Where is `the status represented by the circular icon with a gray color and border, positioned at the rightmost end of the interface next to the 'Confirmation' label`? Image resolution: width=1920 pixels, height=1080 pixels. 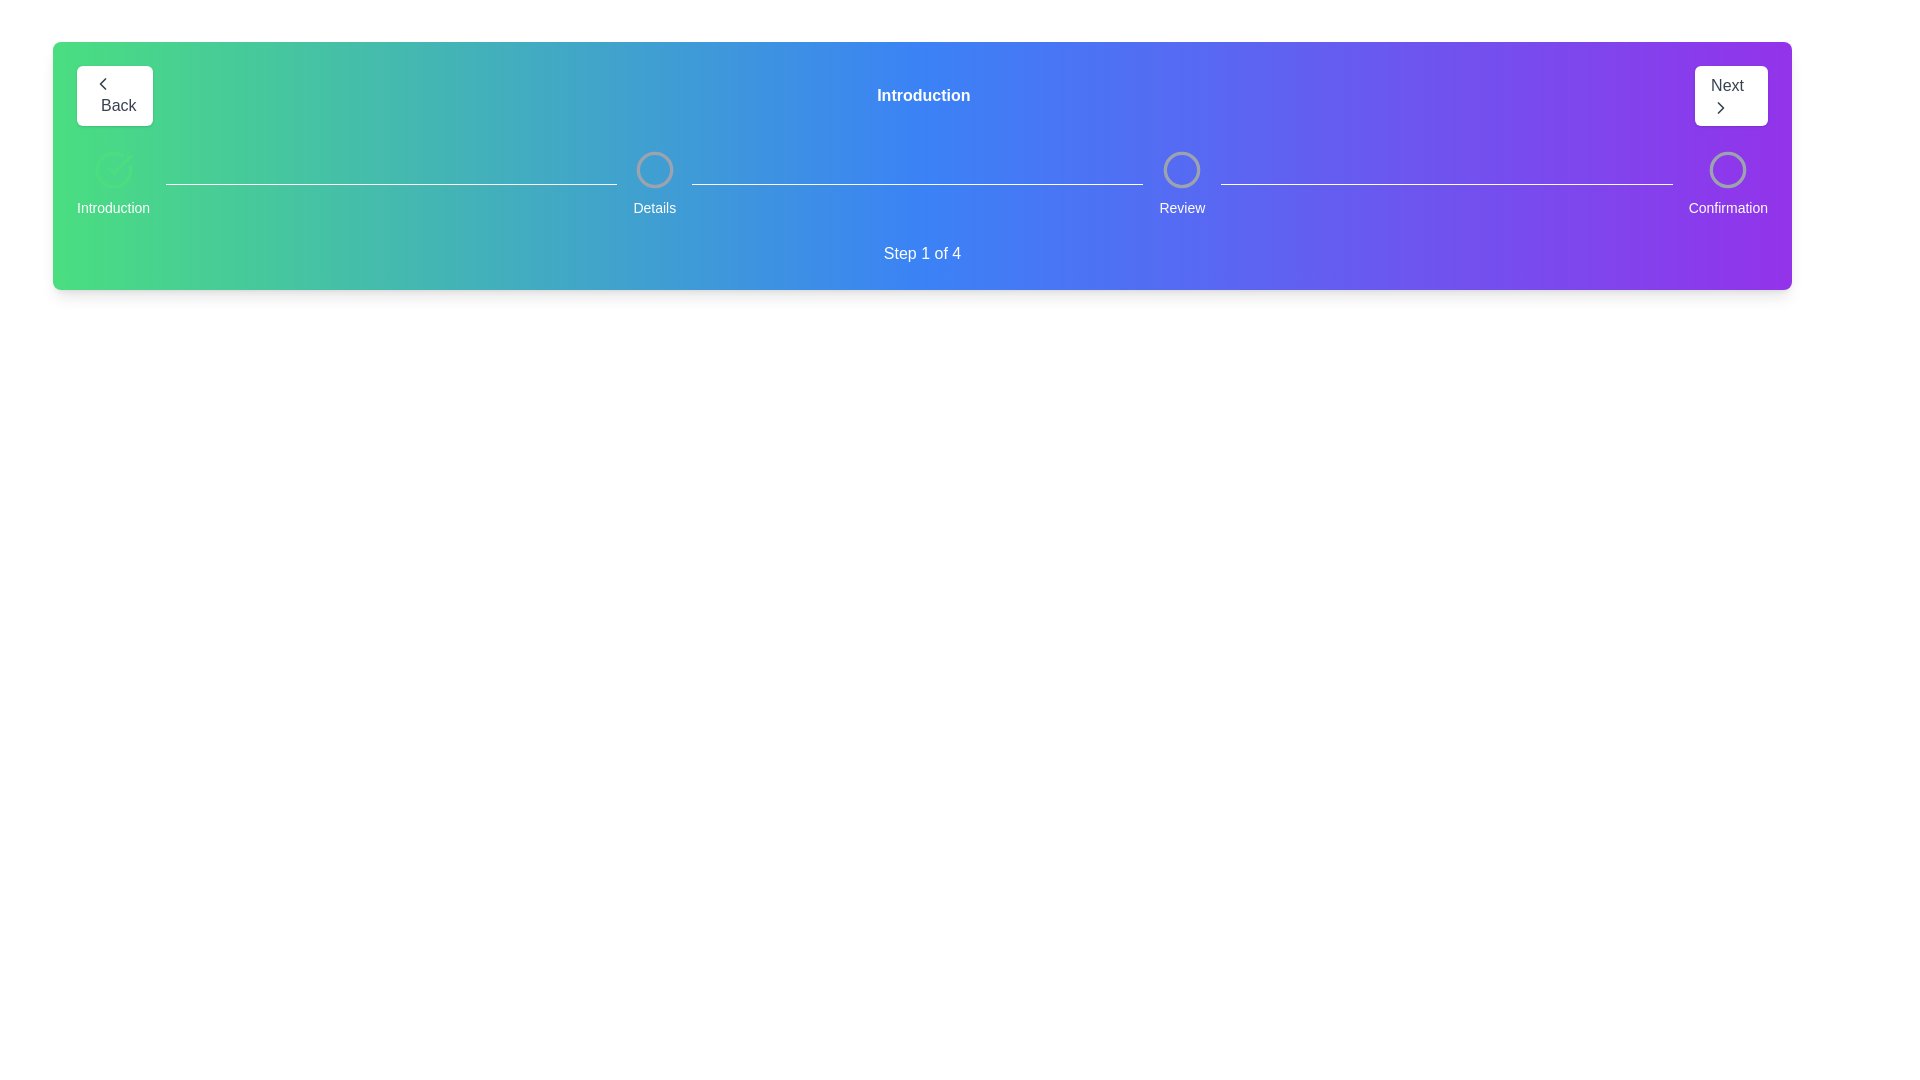 the status represented by the circular icon with a gray color and border, positioned at the rightmost end of the interface next to the 'Confirmation' label is located at coordinates (1727, 168).